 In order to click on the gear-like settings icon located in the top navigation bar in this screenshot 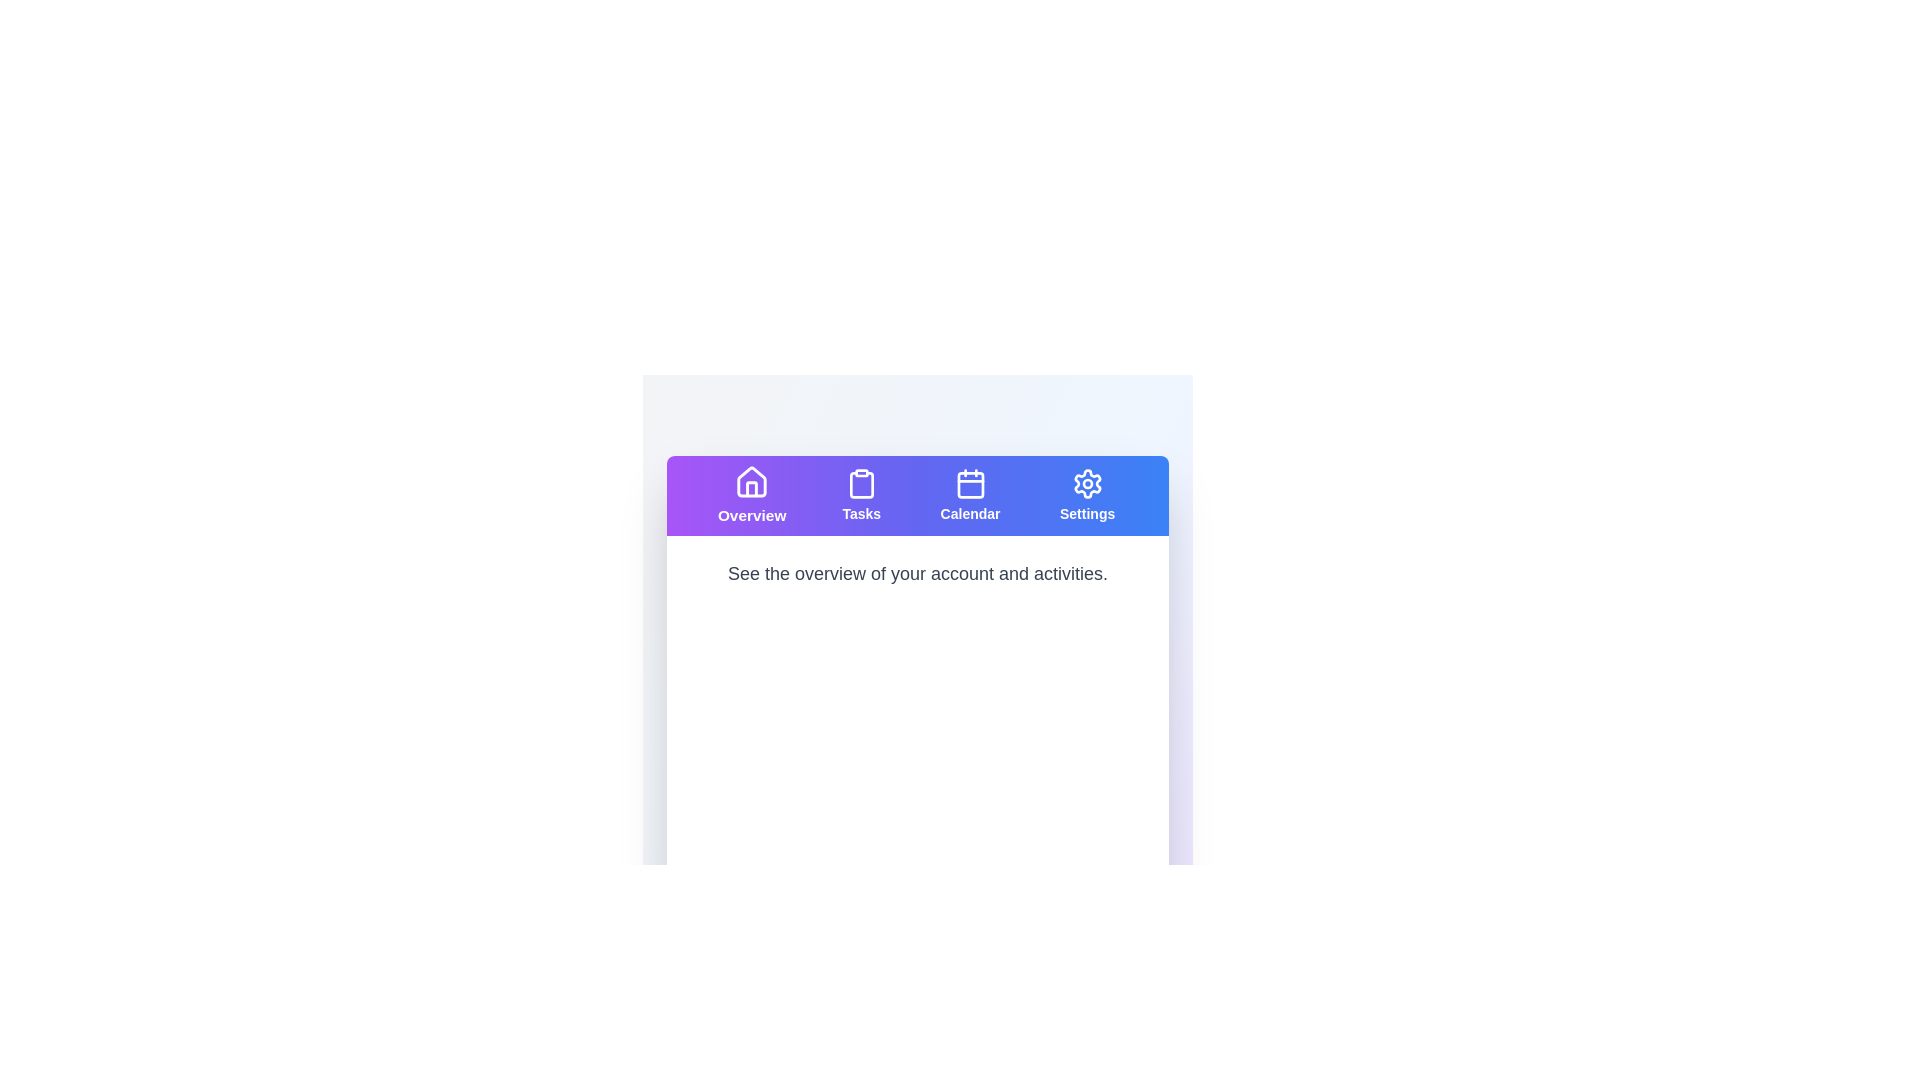, I will do `click(1086, 484)`.